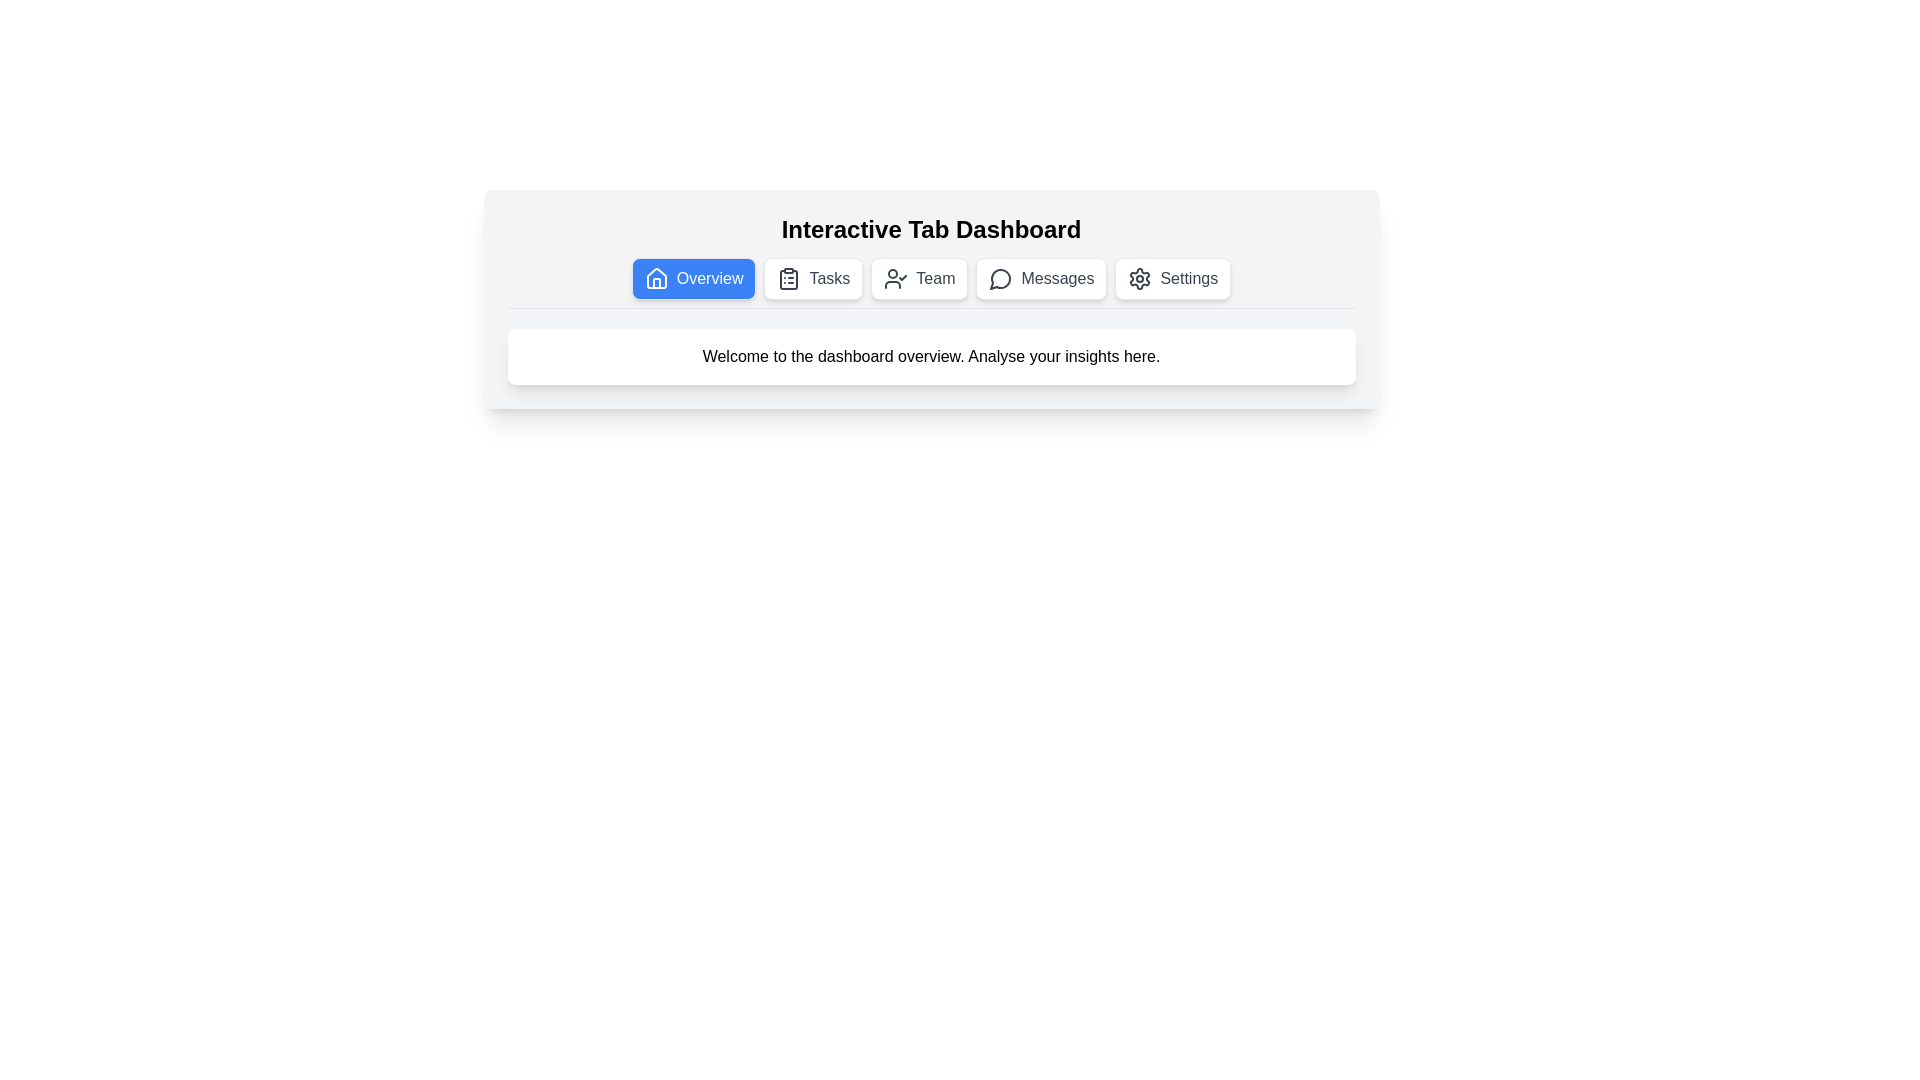  I want to click on the user avatar icon with a checkmark, which is the leftmost icon inside the 'Team' button tab, positioned between 'Tasks' and 'Messages', so click(895, 278).